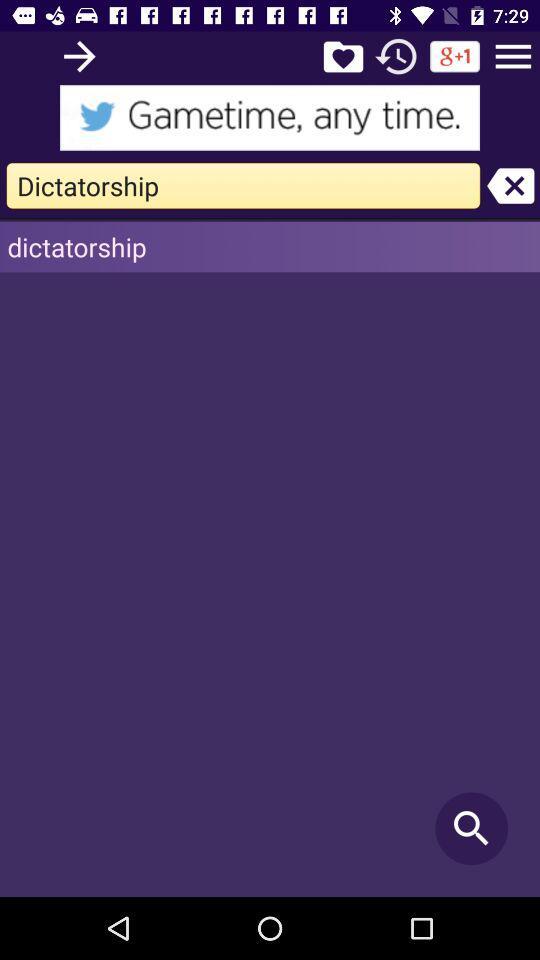 This screenshot has width=540, height=960. What do you see at coordinates (342, 55) in the screenshot?
I see `archive entry in liked` at bounding box center [342, 55].